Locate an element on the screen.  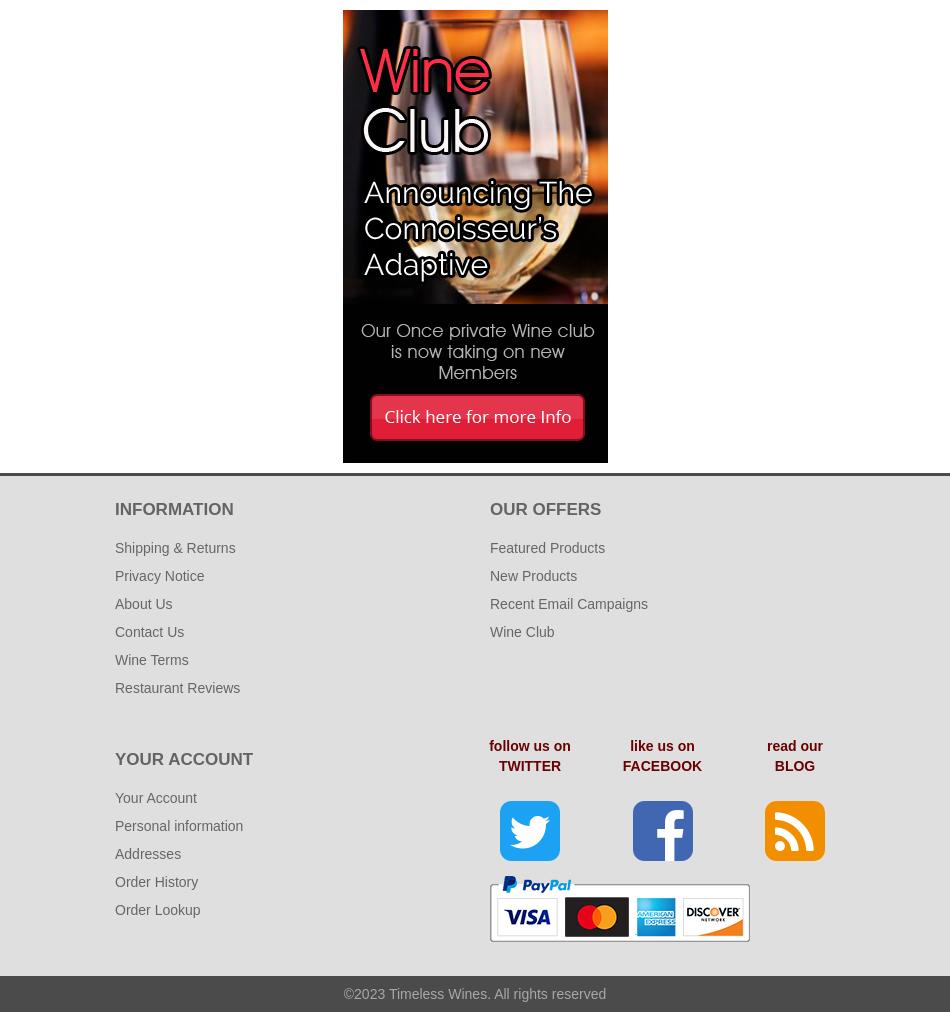
'. All rights reserved' is located at coordinates (546, 993).